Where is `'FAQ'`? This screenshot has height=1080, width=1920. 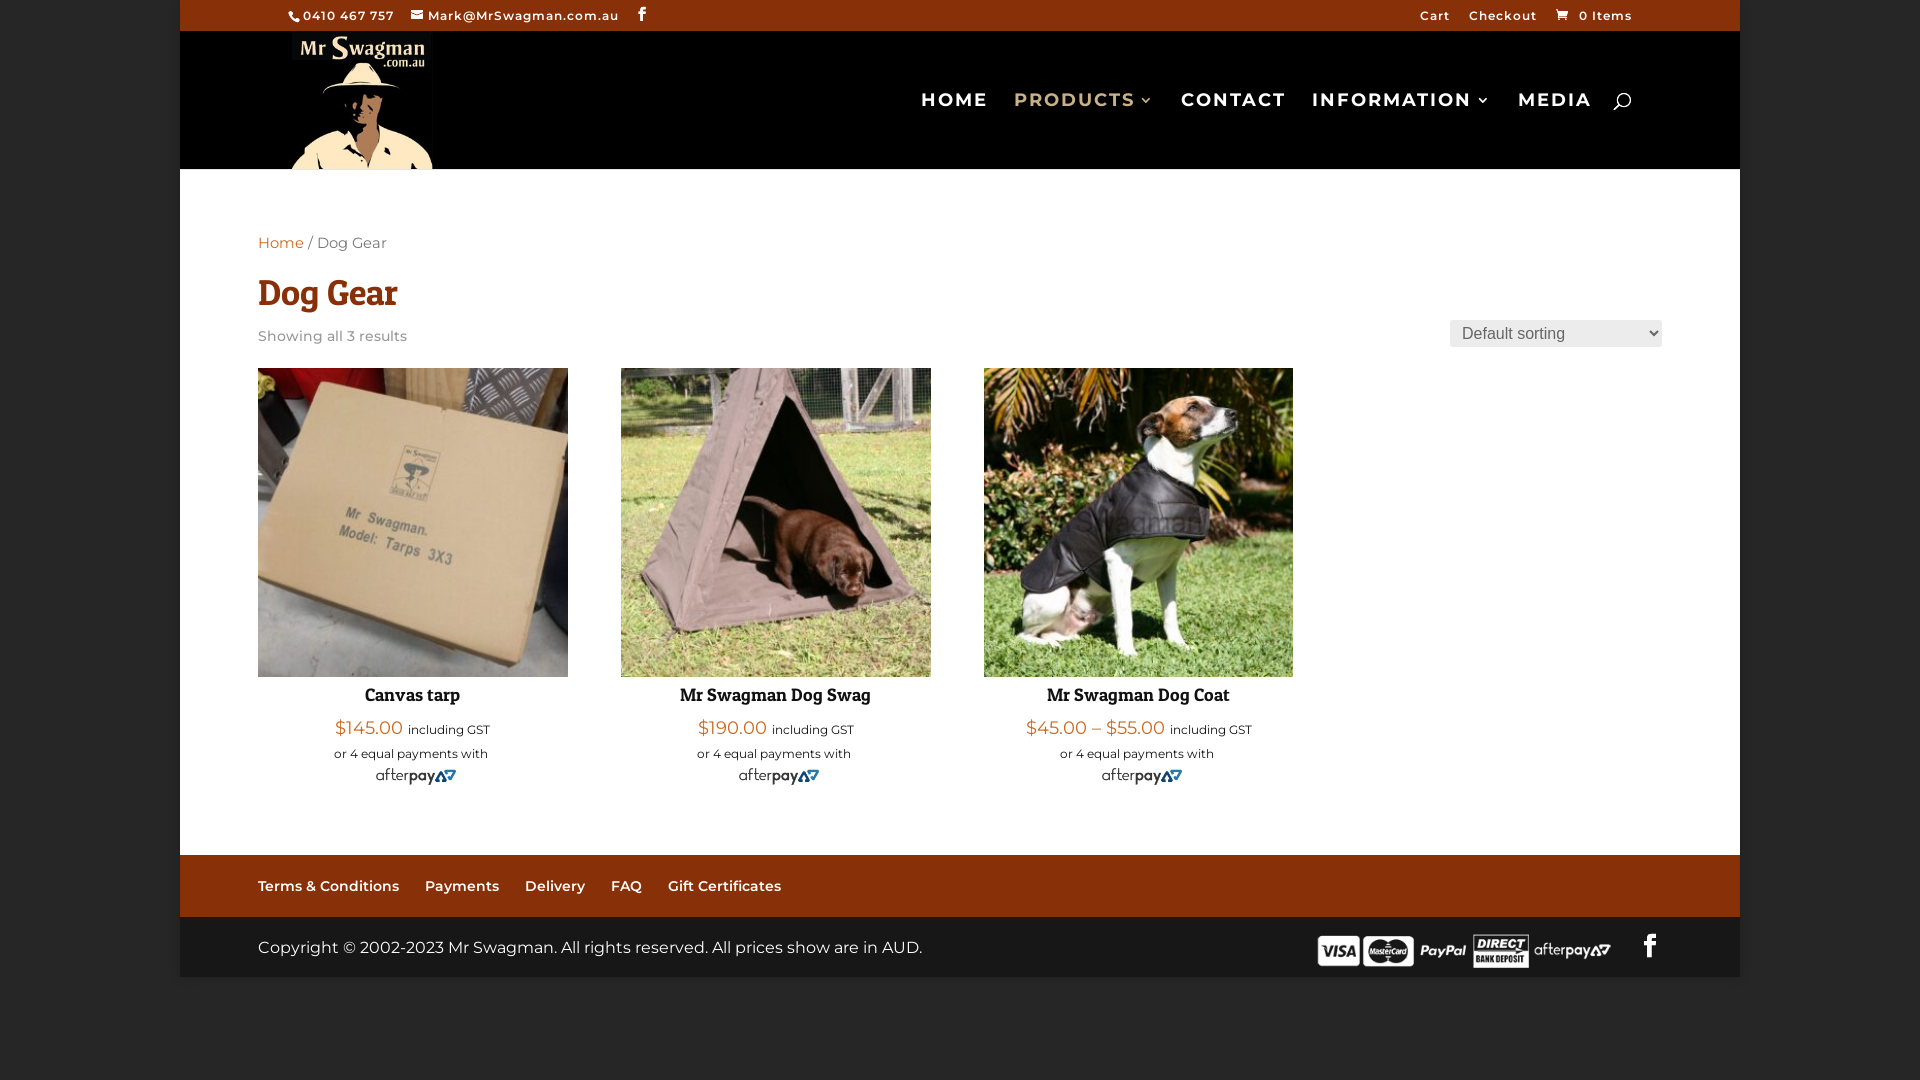 'FAQ' is located at coordinates (625, 885).